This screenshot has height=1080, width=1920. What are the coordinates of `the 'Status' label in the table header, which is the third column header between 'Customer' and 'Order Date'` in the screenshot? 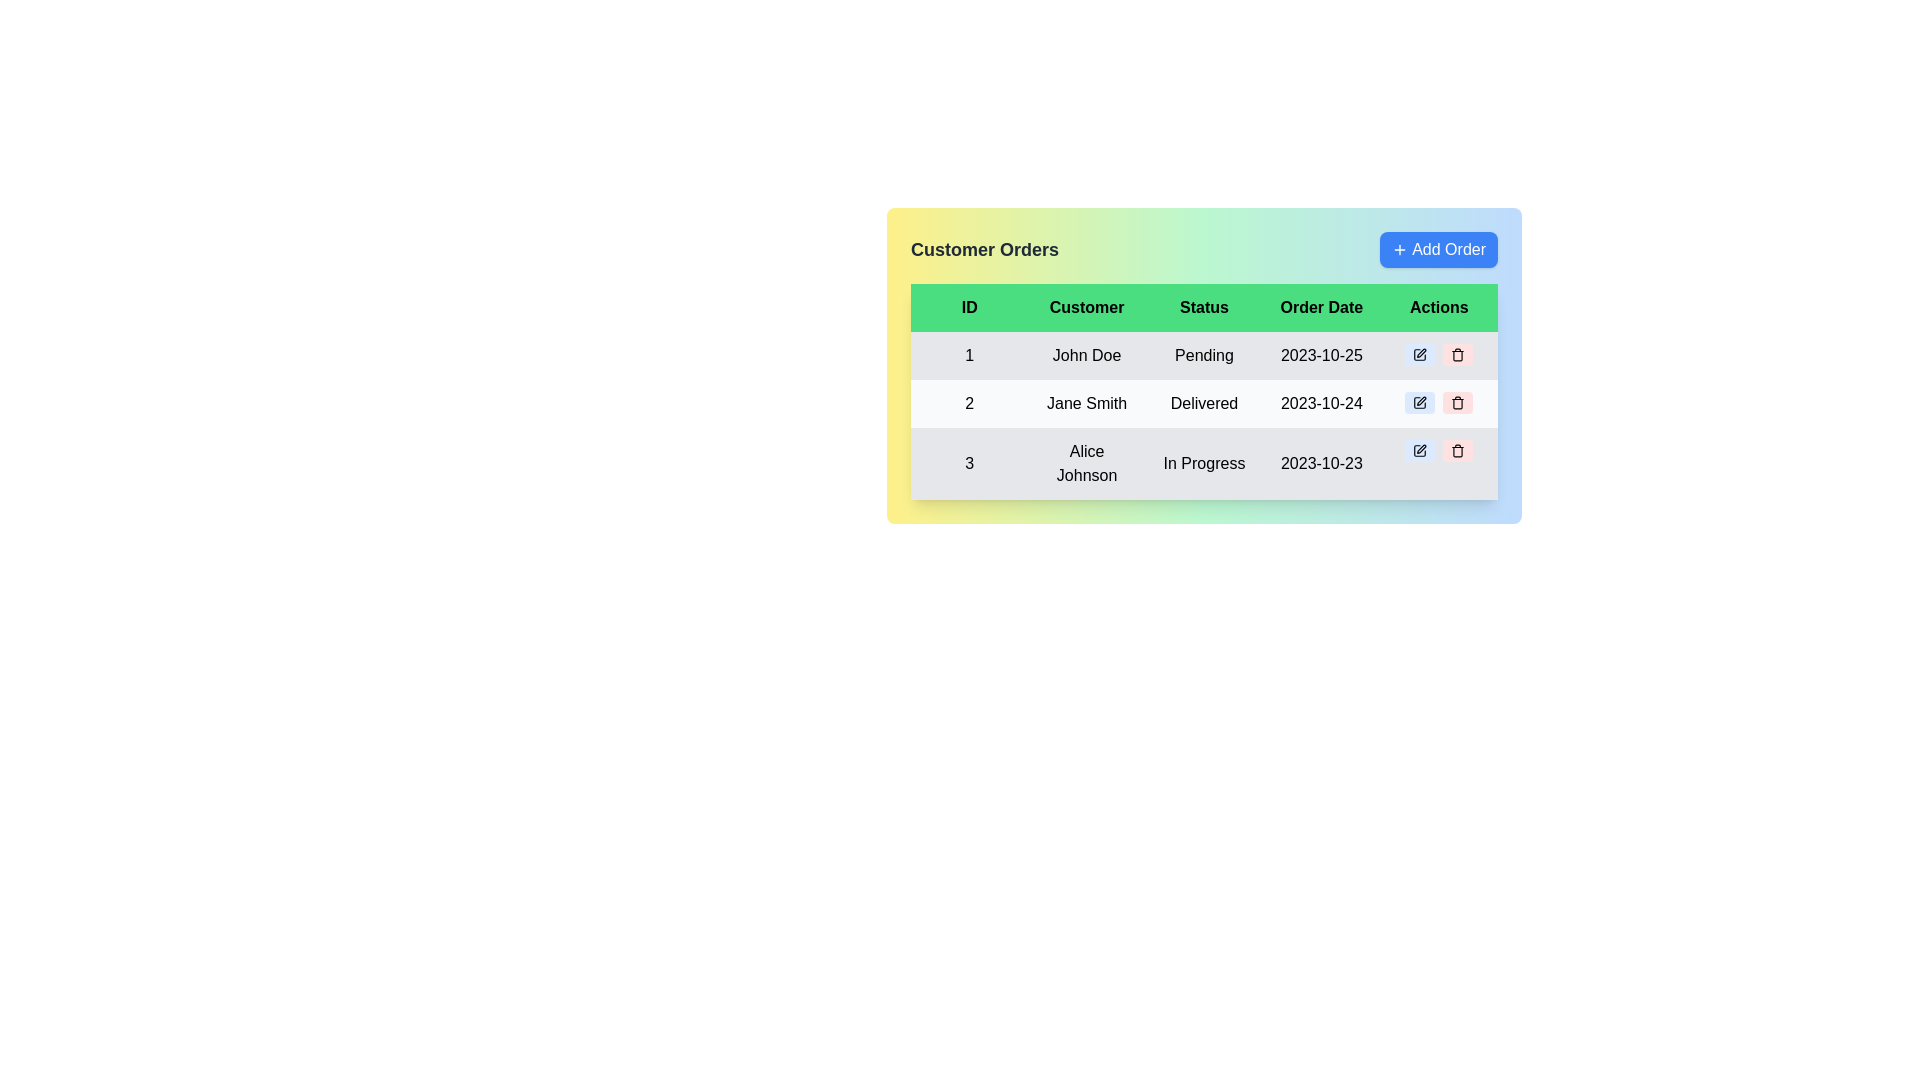 It's located at (1203, 308).